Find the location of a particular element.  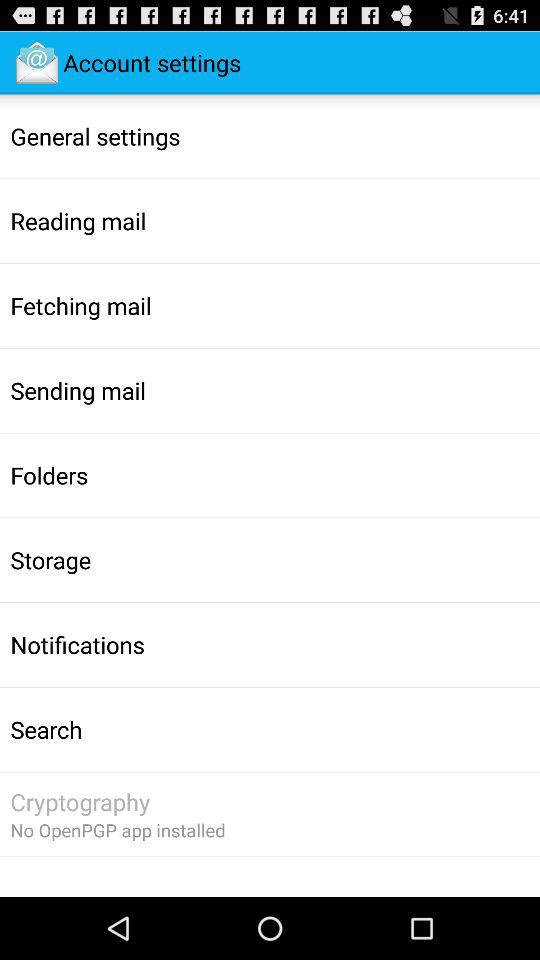

icon below the notifications app is located at coordinates (46, 728).